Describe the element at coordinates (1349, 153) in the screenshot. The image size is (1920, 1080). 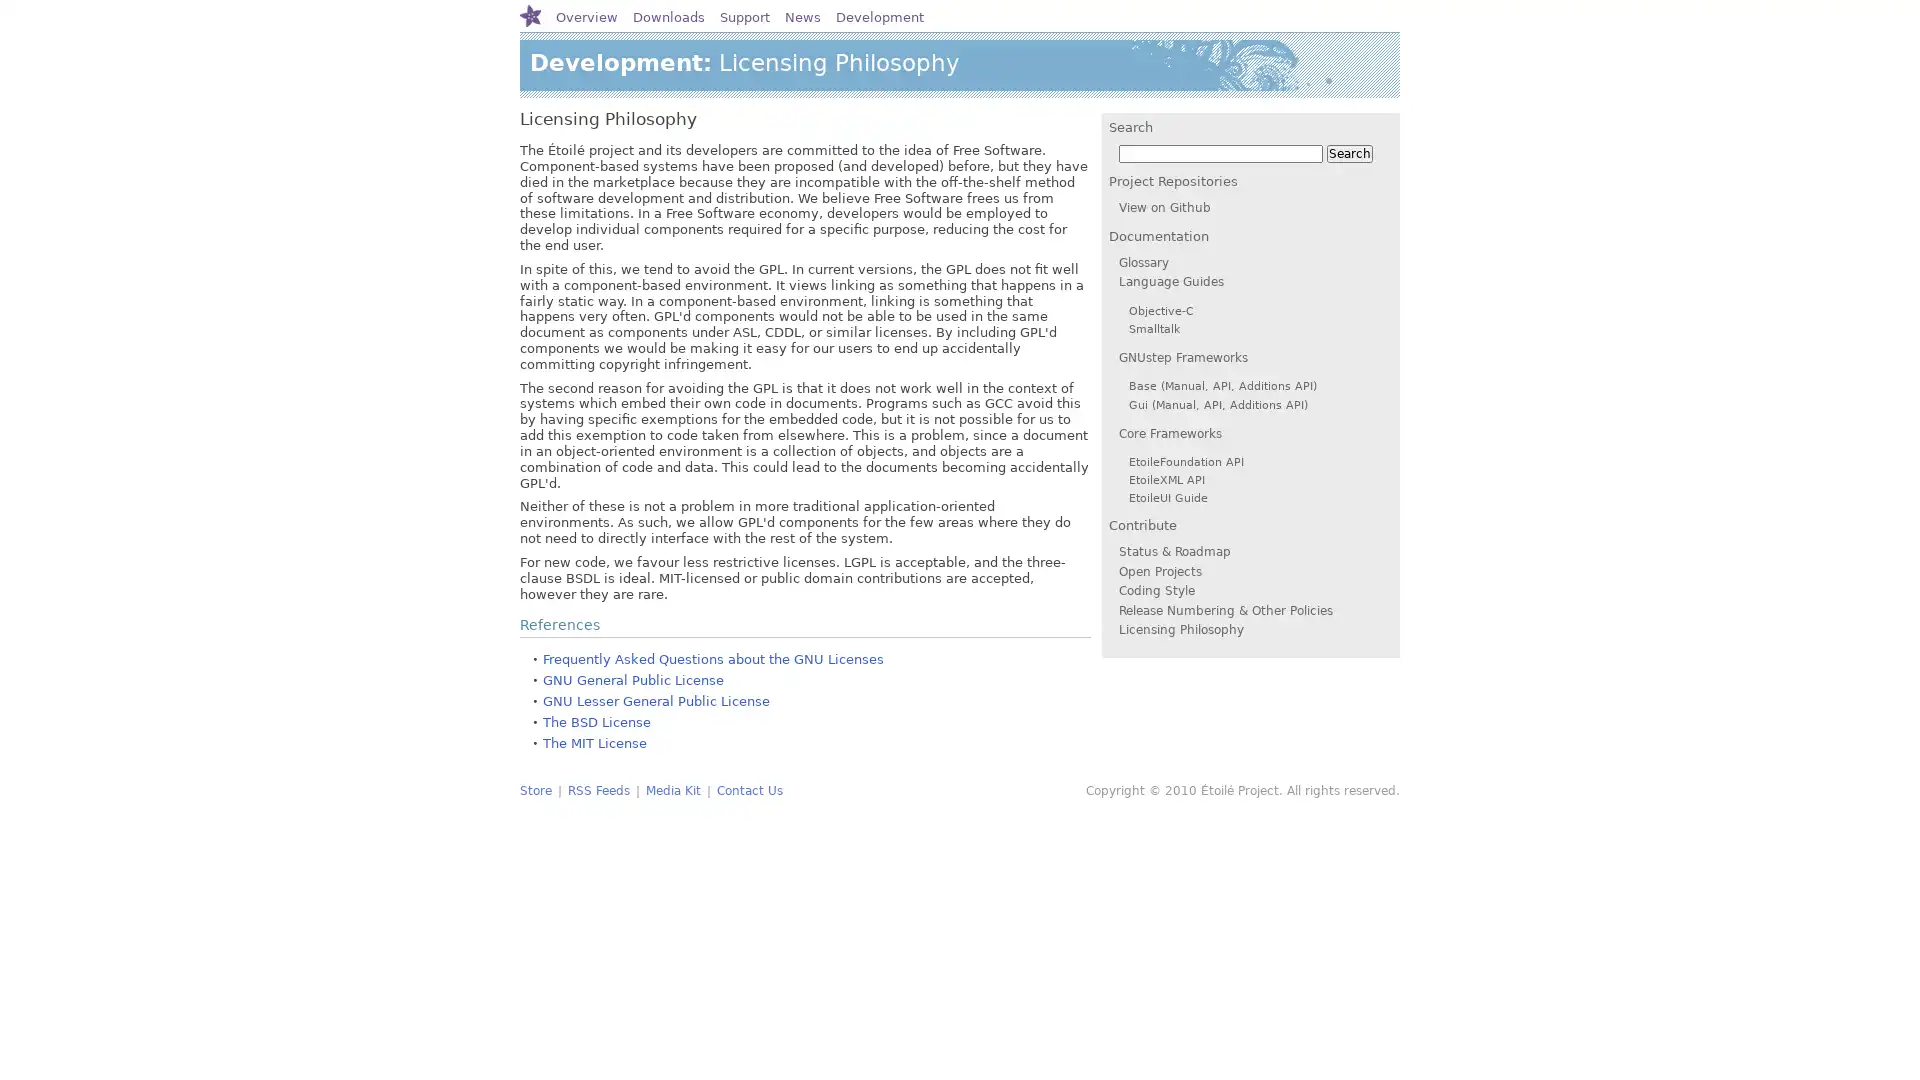
I see `Search` at that location.